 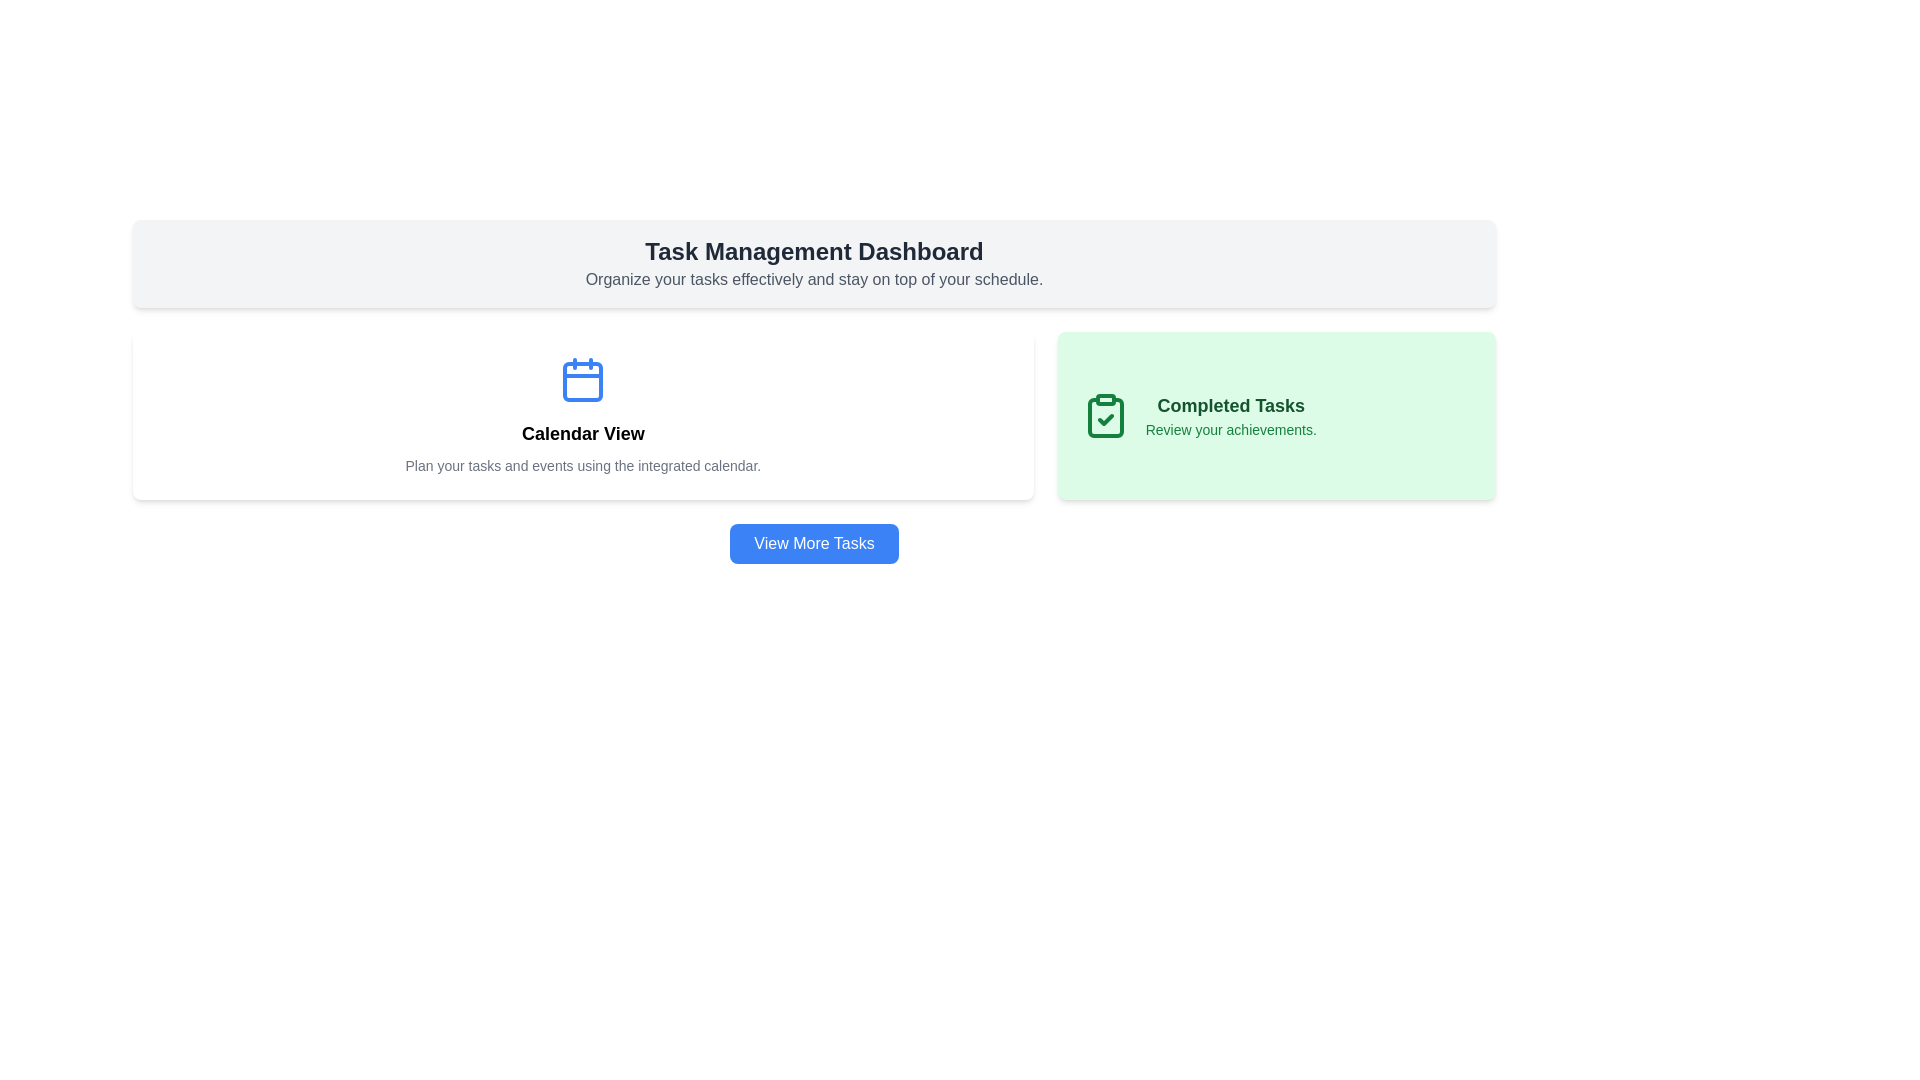 I want to click on the Informational banner titled 'Task Management Dashboard' with a light gray background and rounded corners, positioned at the top of the grid layout, so click(x=814, y=262).